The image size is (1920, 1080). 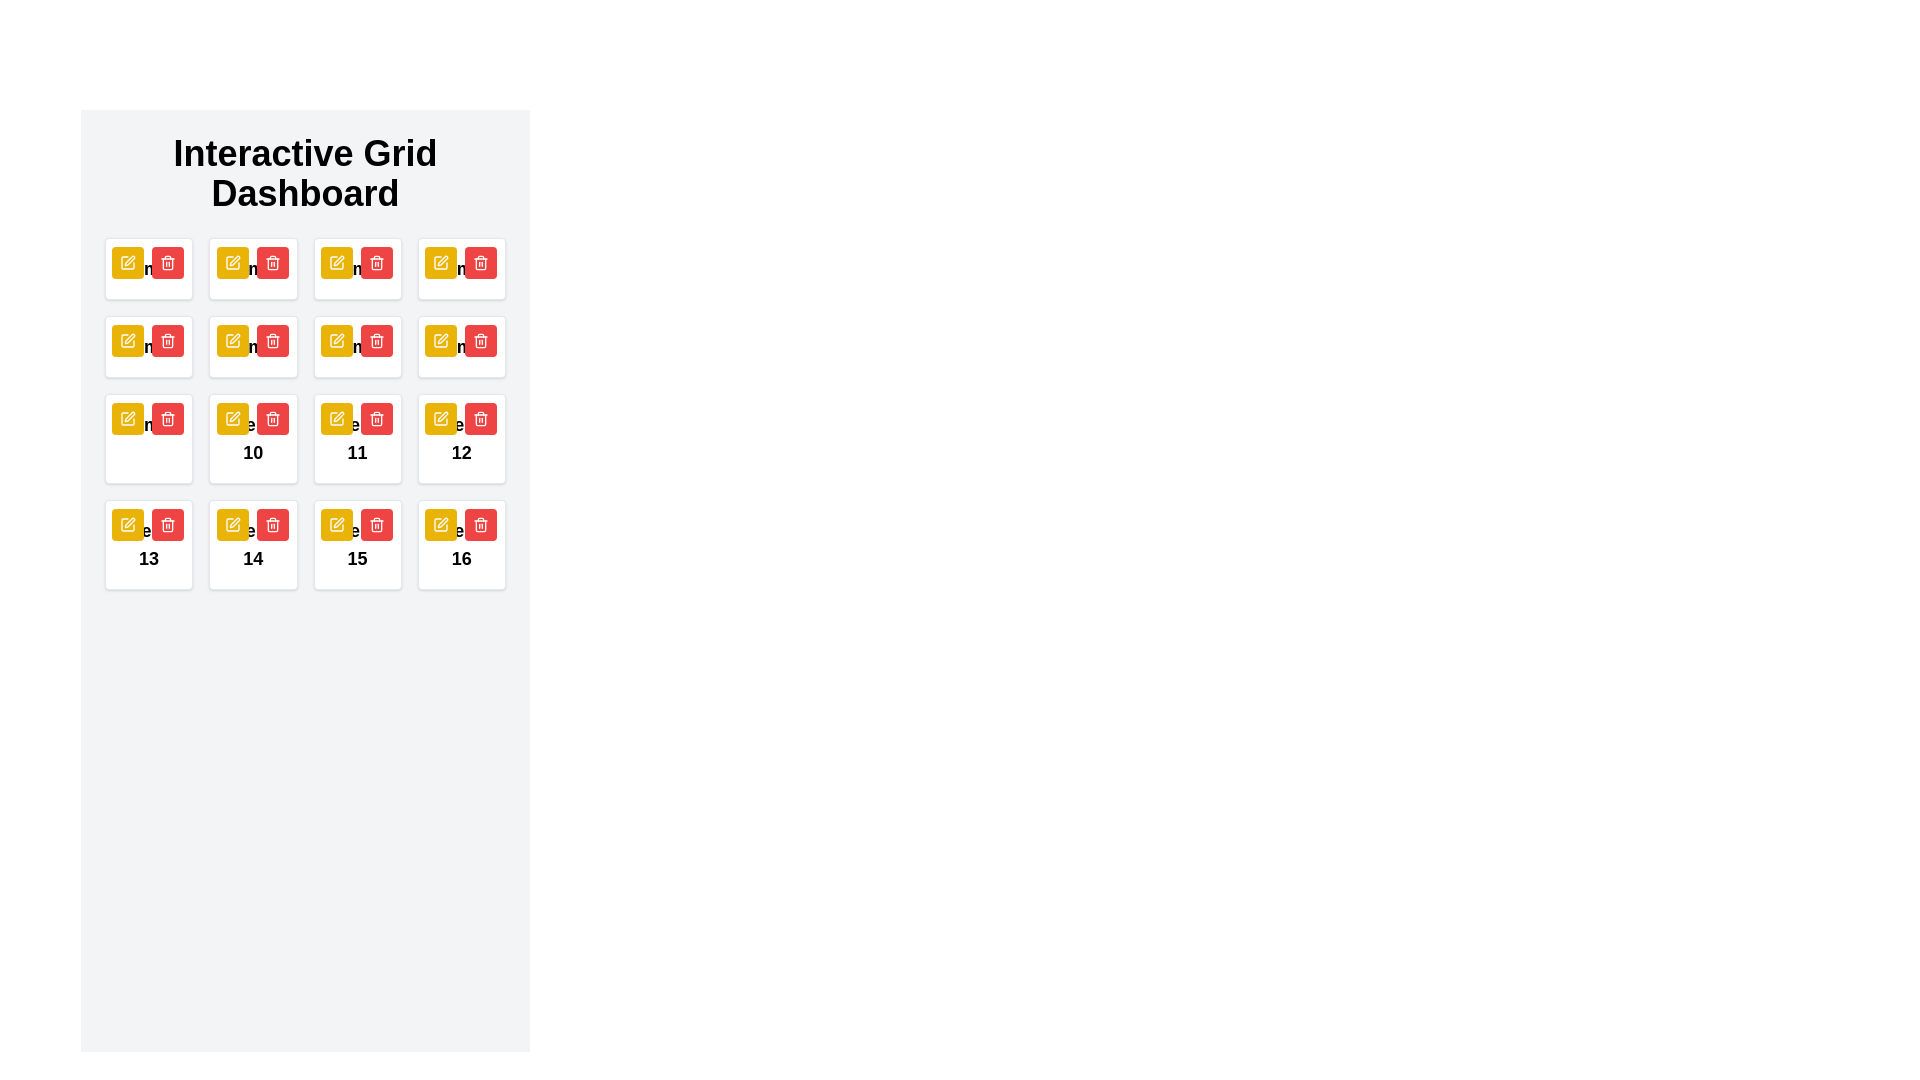 What do you see at coordinates (441, 522) in the screenshot?
I see `the editing icon located` at bounding box center [441, 522].